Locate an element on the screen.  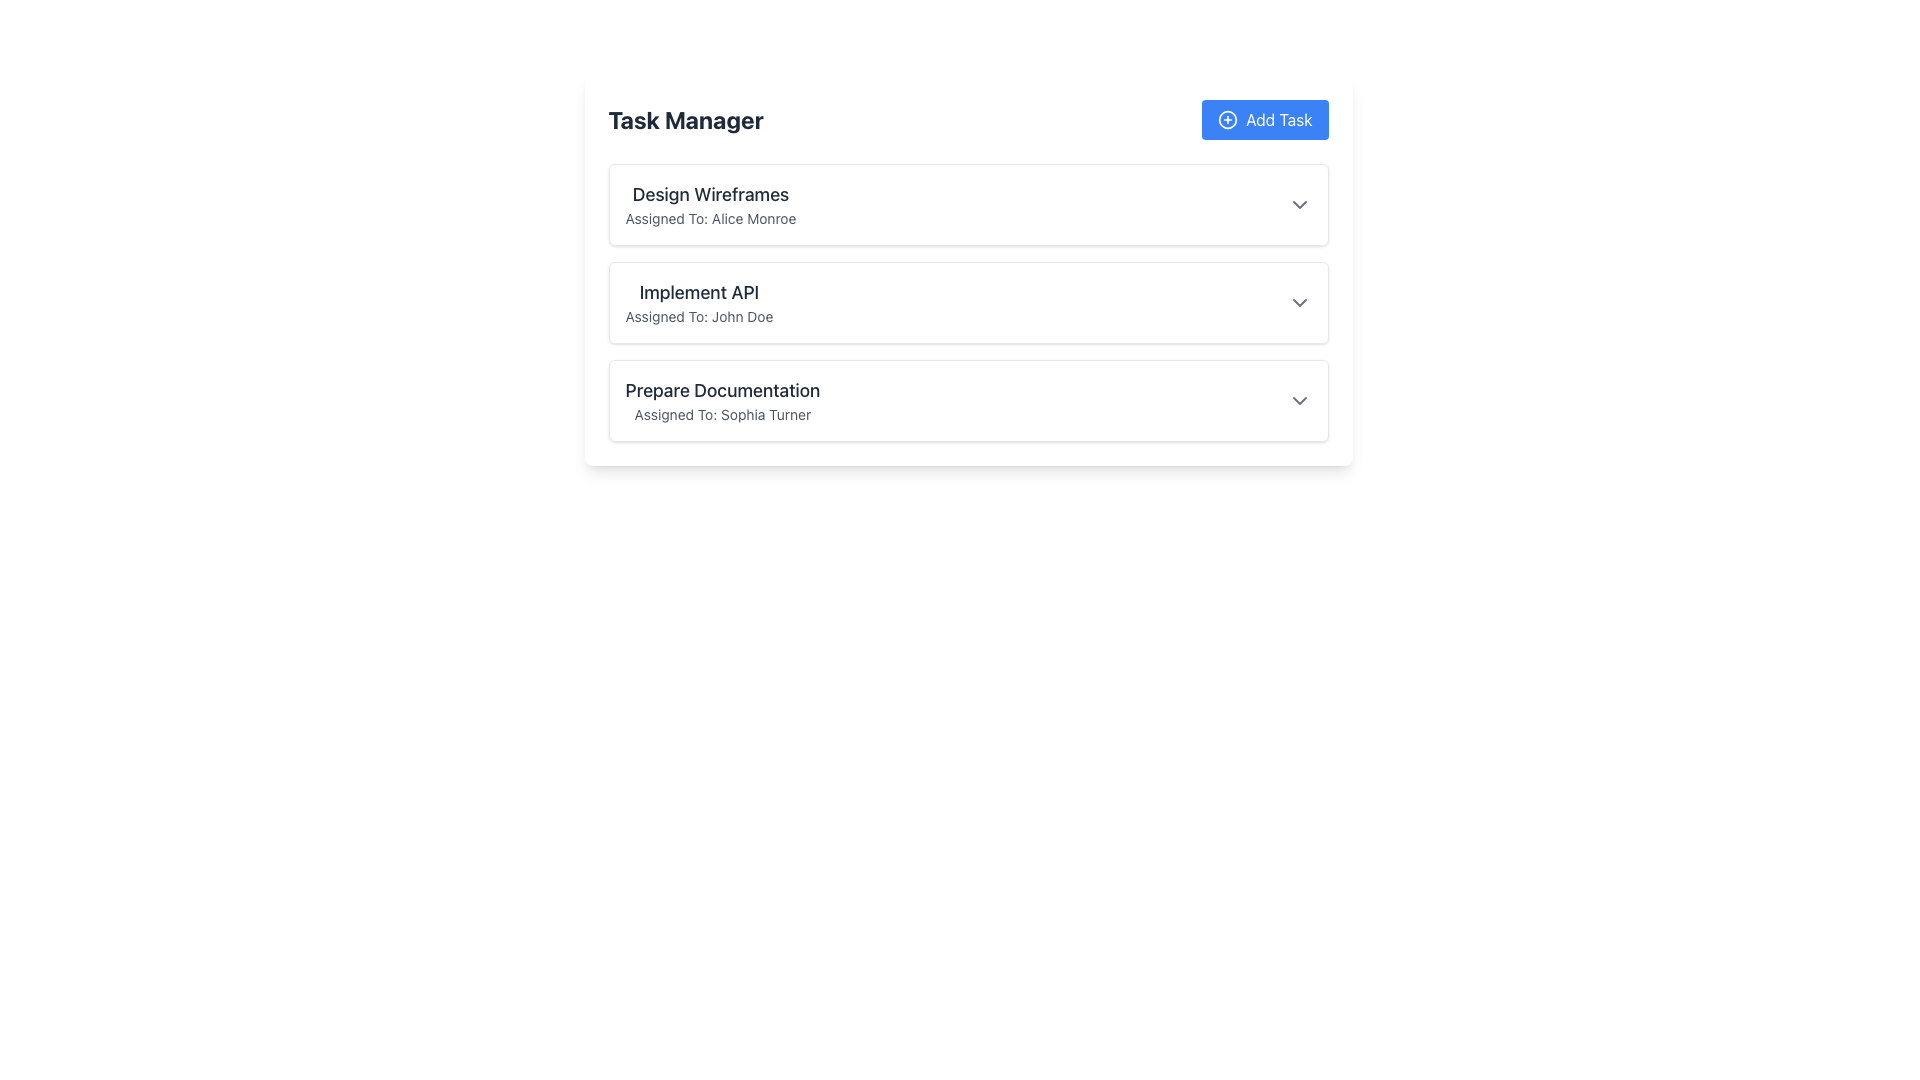
the toggle icon button at the far-right end of the 'Design Wireframes' task entry is located at coordinates (1299, 204).